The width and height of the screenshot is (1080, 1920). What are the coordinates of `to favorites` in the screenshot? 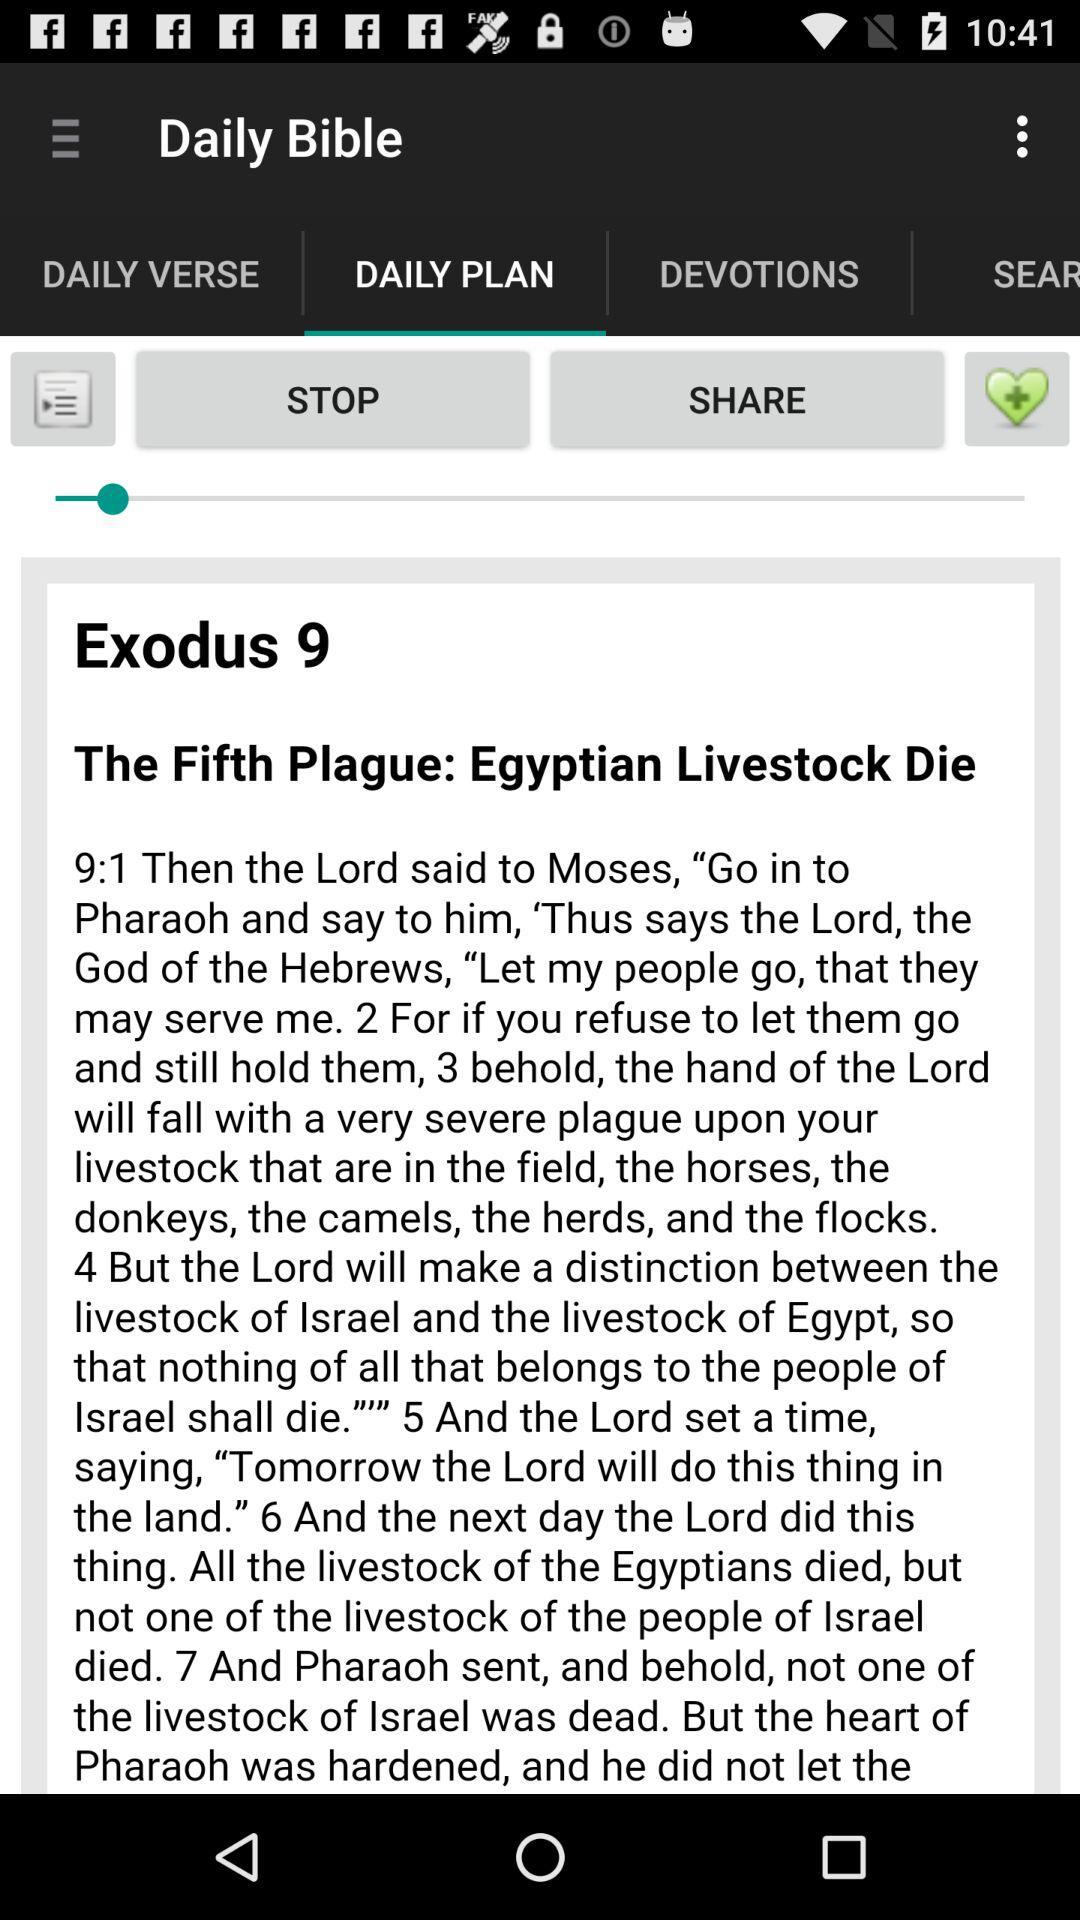 It's located at (1017, 398).